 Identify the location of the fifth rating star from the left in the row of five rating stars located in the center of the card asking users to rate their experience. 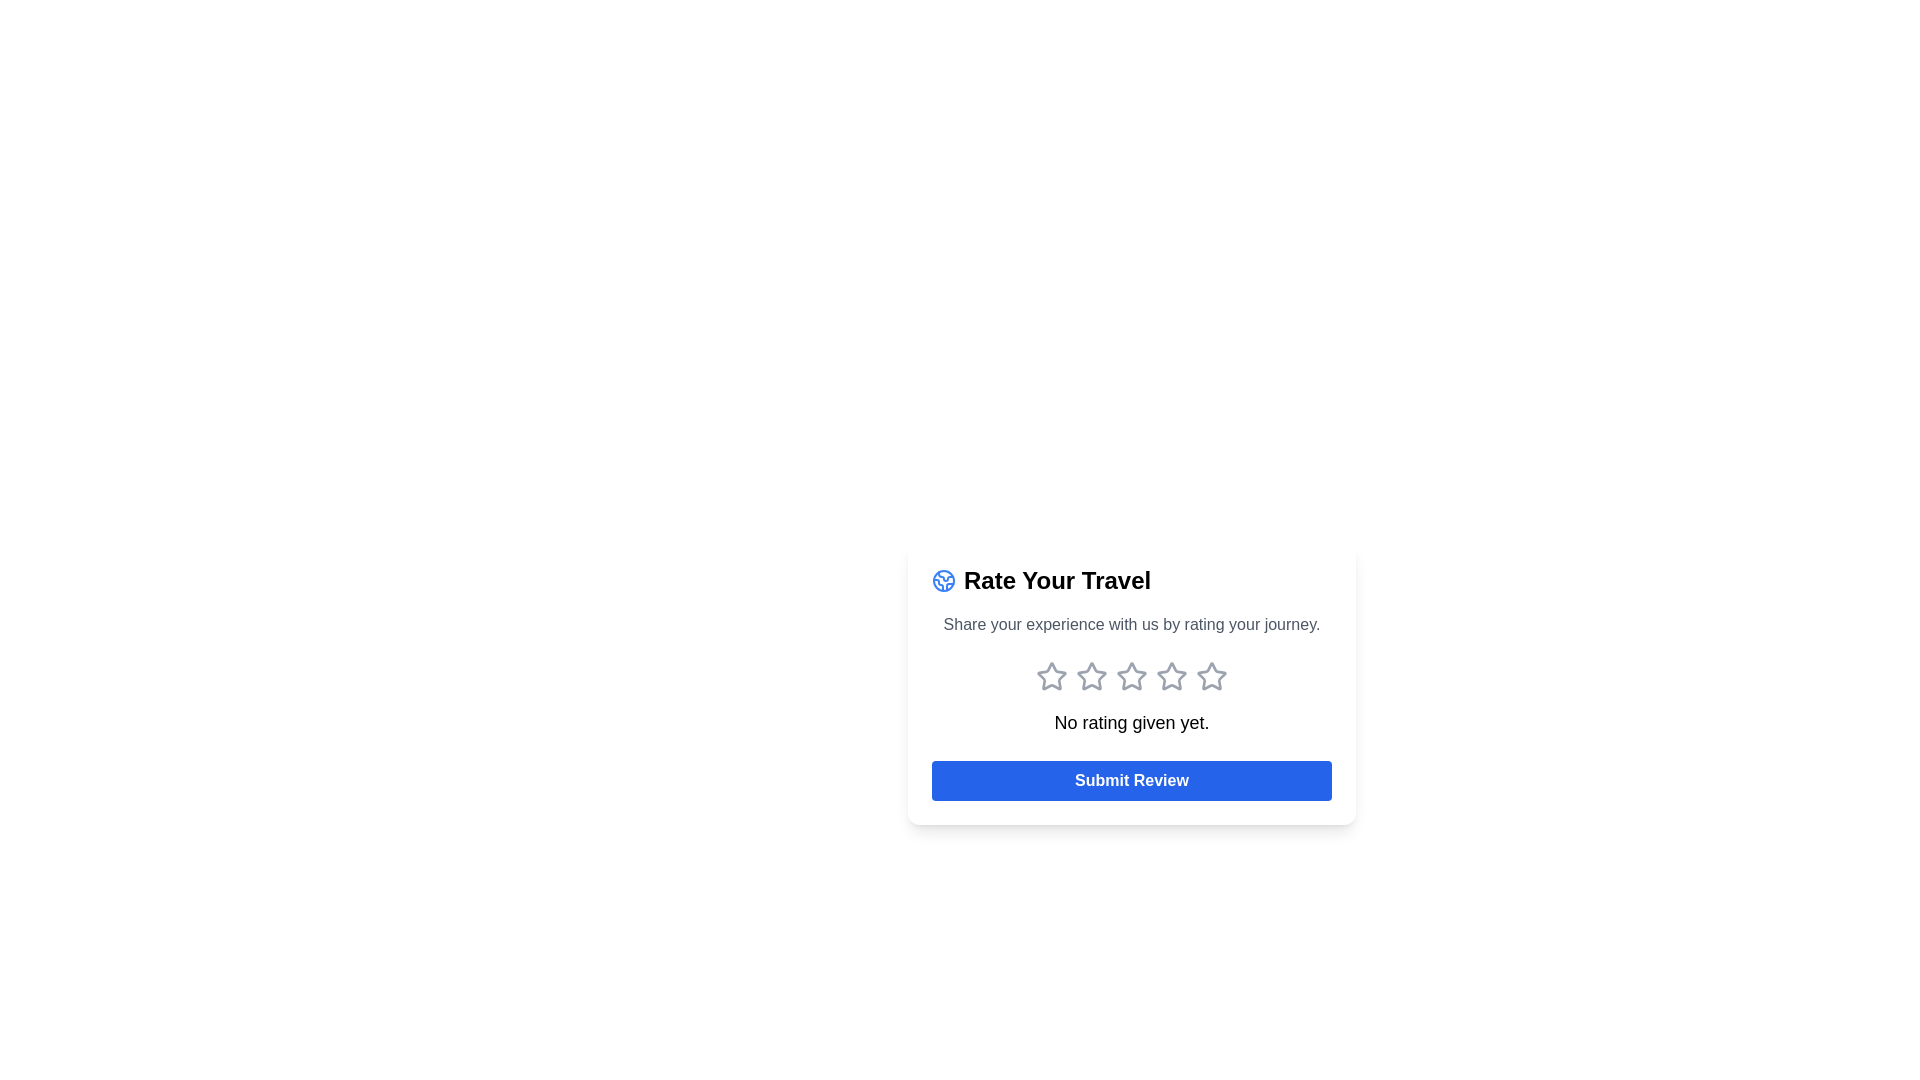
(1210, 675).